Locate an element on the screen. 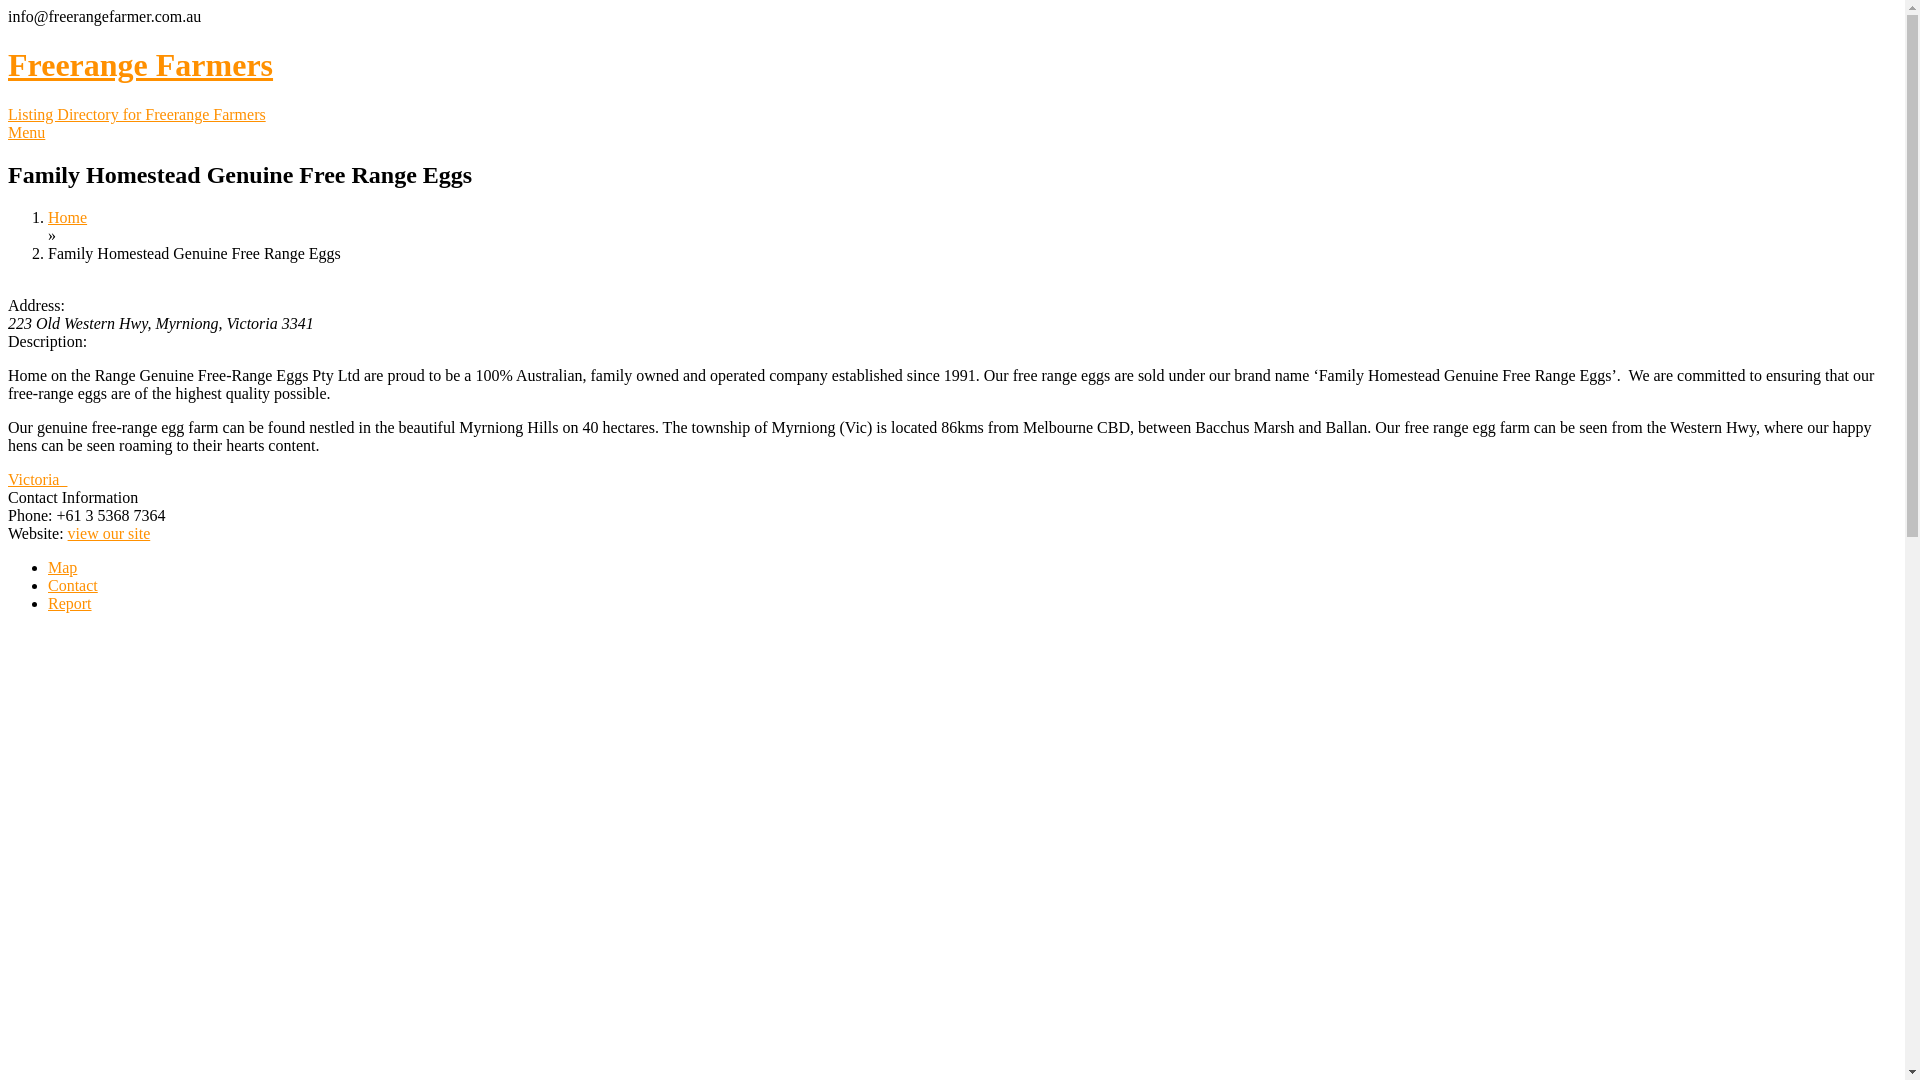 The image size is (1920, 1080). 'view our site' is located at coordinates (108, 532).